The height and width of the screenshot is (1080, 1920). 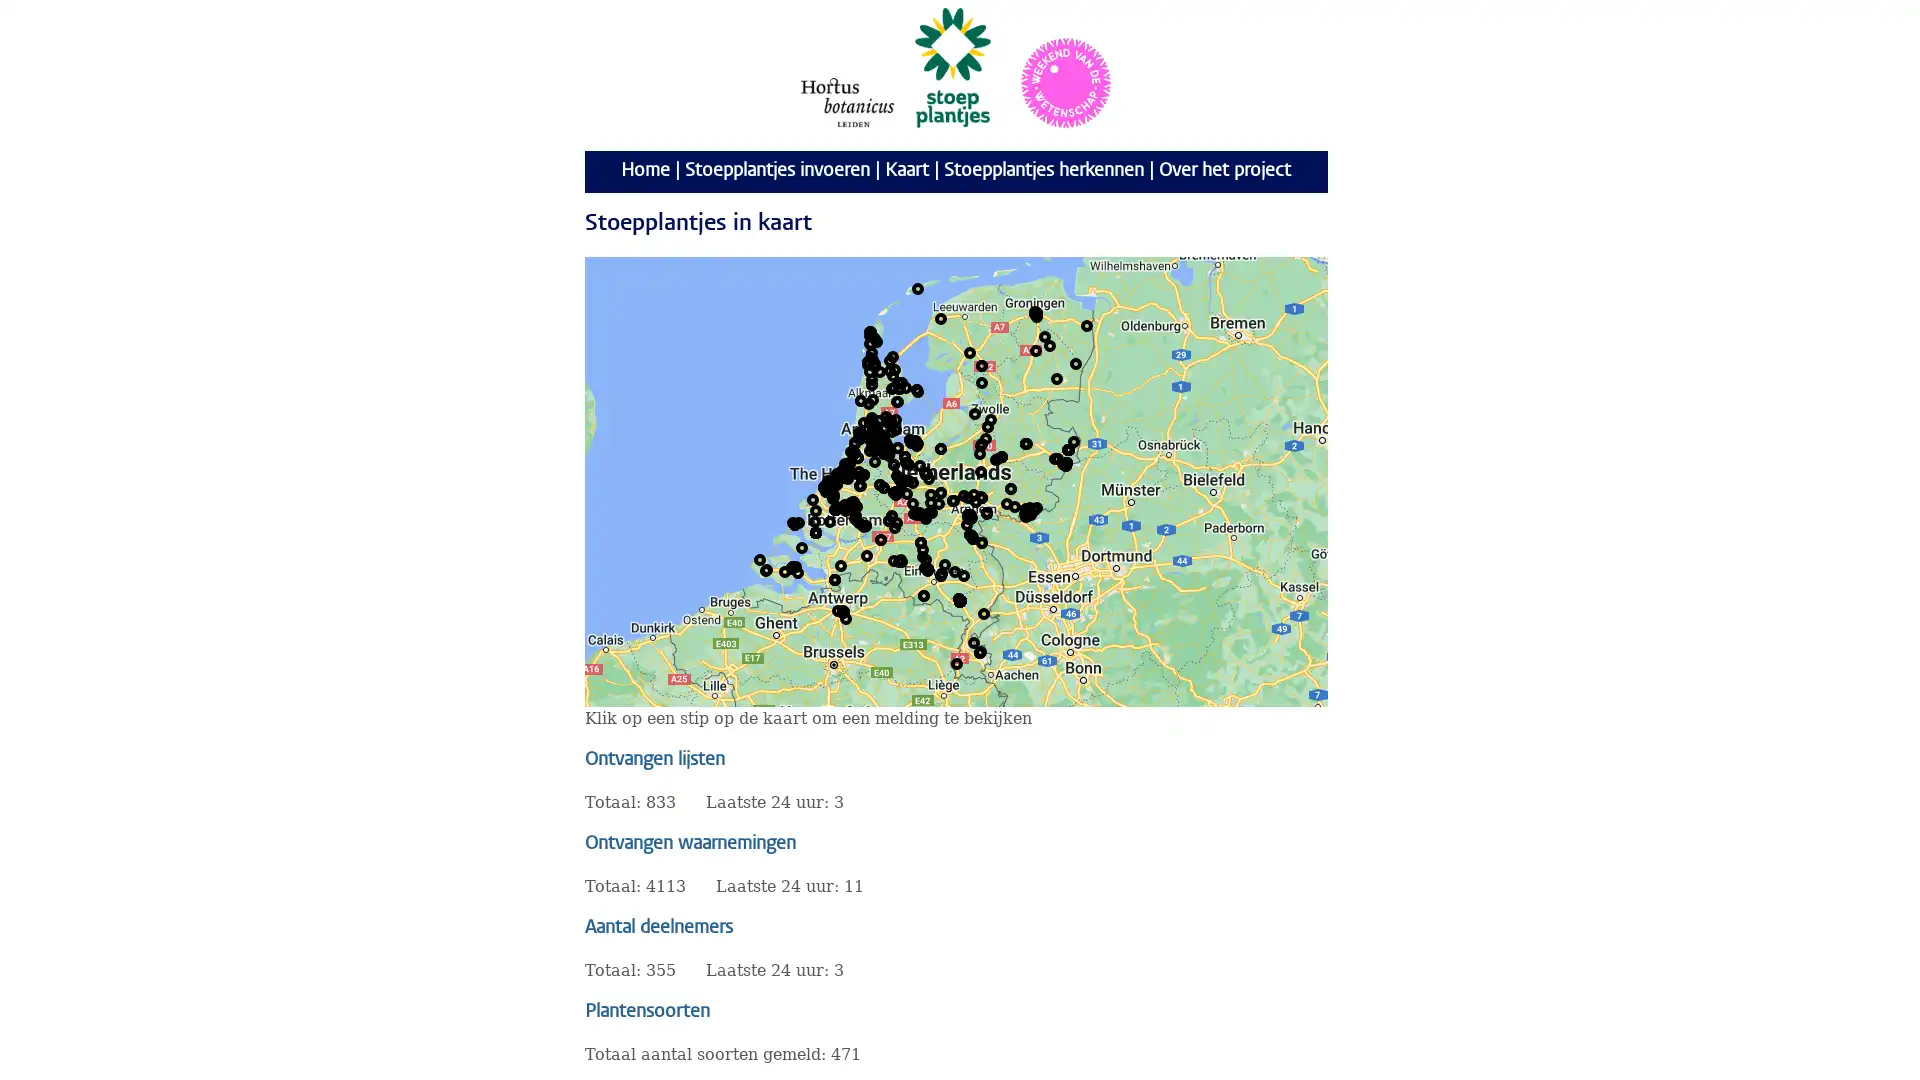 I want to click on Telling van op 18 april 2022, so click(x=864, y=420).